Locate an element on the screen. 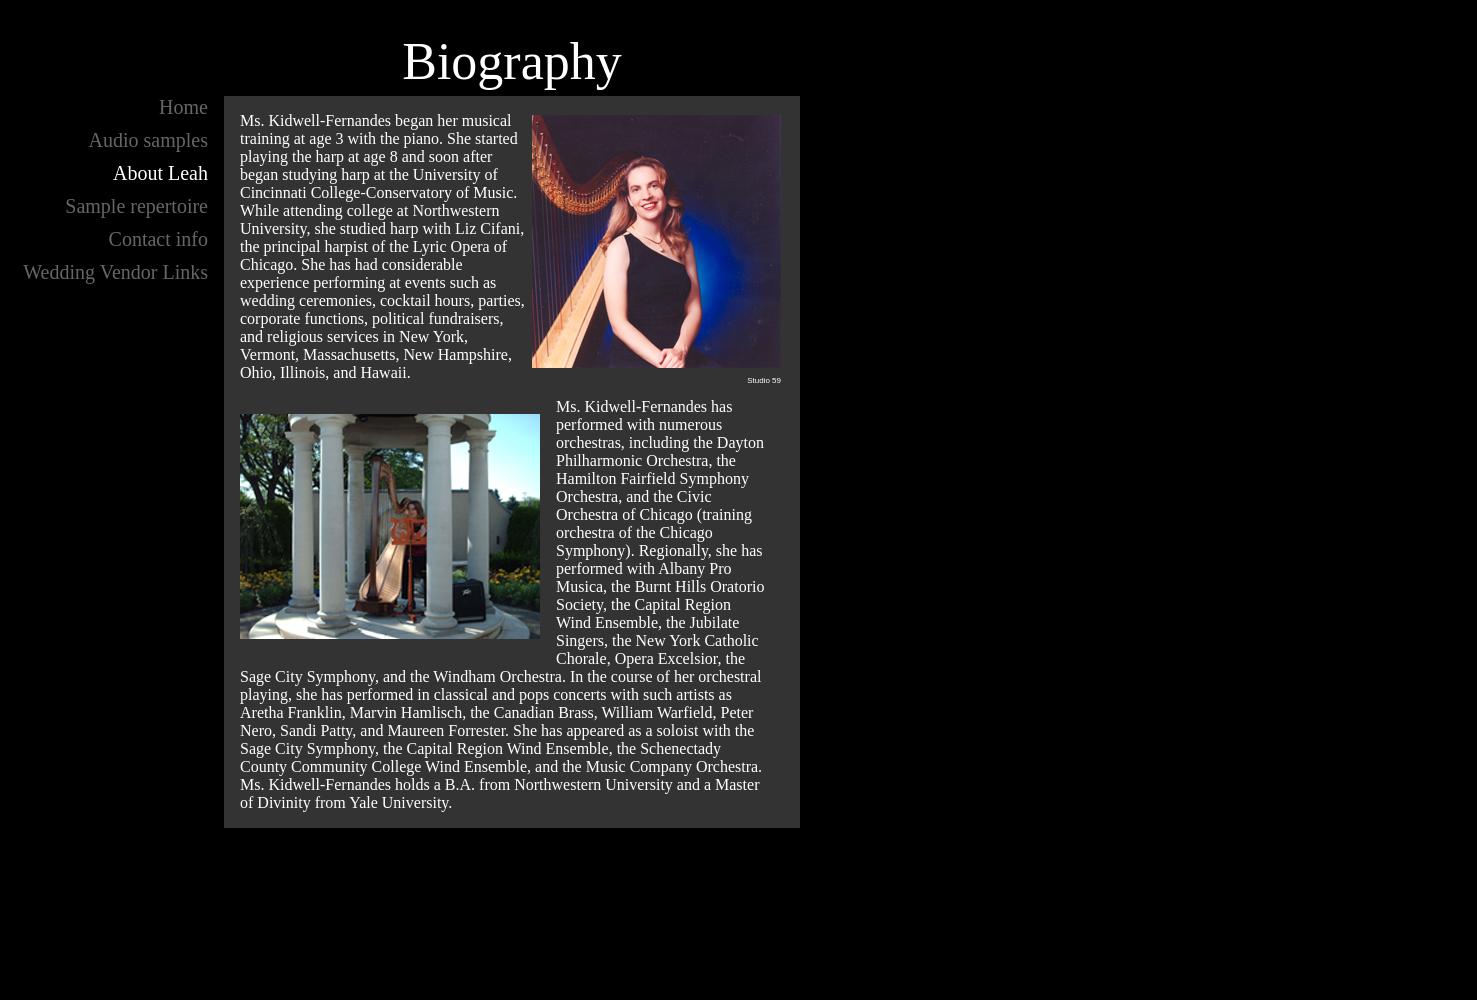 This screenshot has width=1477, height=1000. 'Home' is located at coordinates (182, 106).